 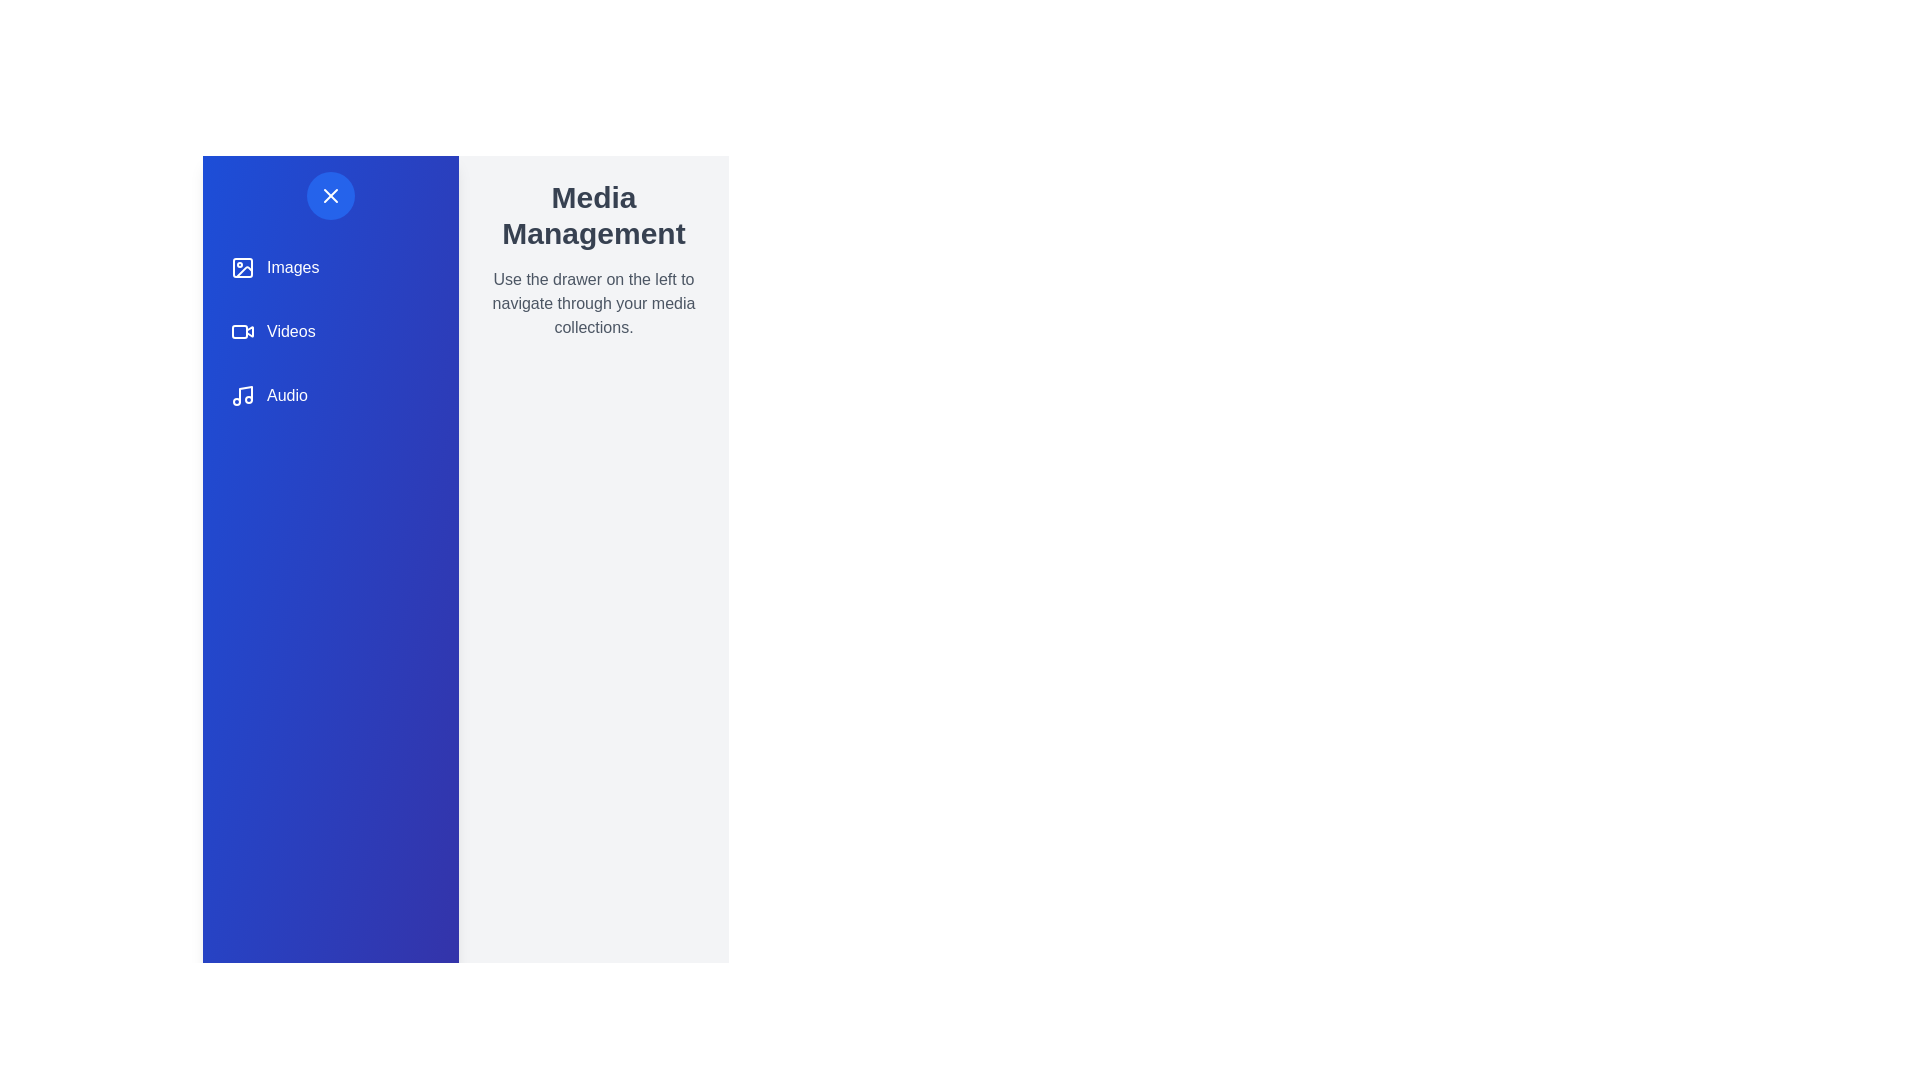 I want to click on the close button with an 'X' symbol at the top of the navigation bar, so click(x=331, y=196).